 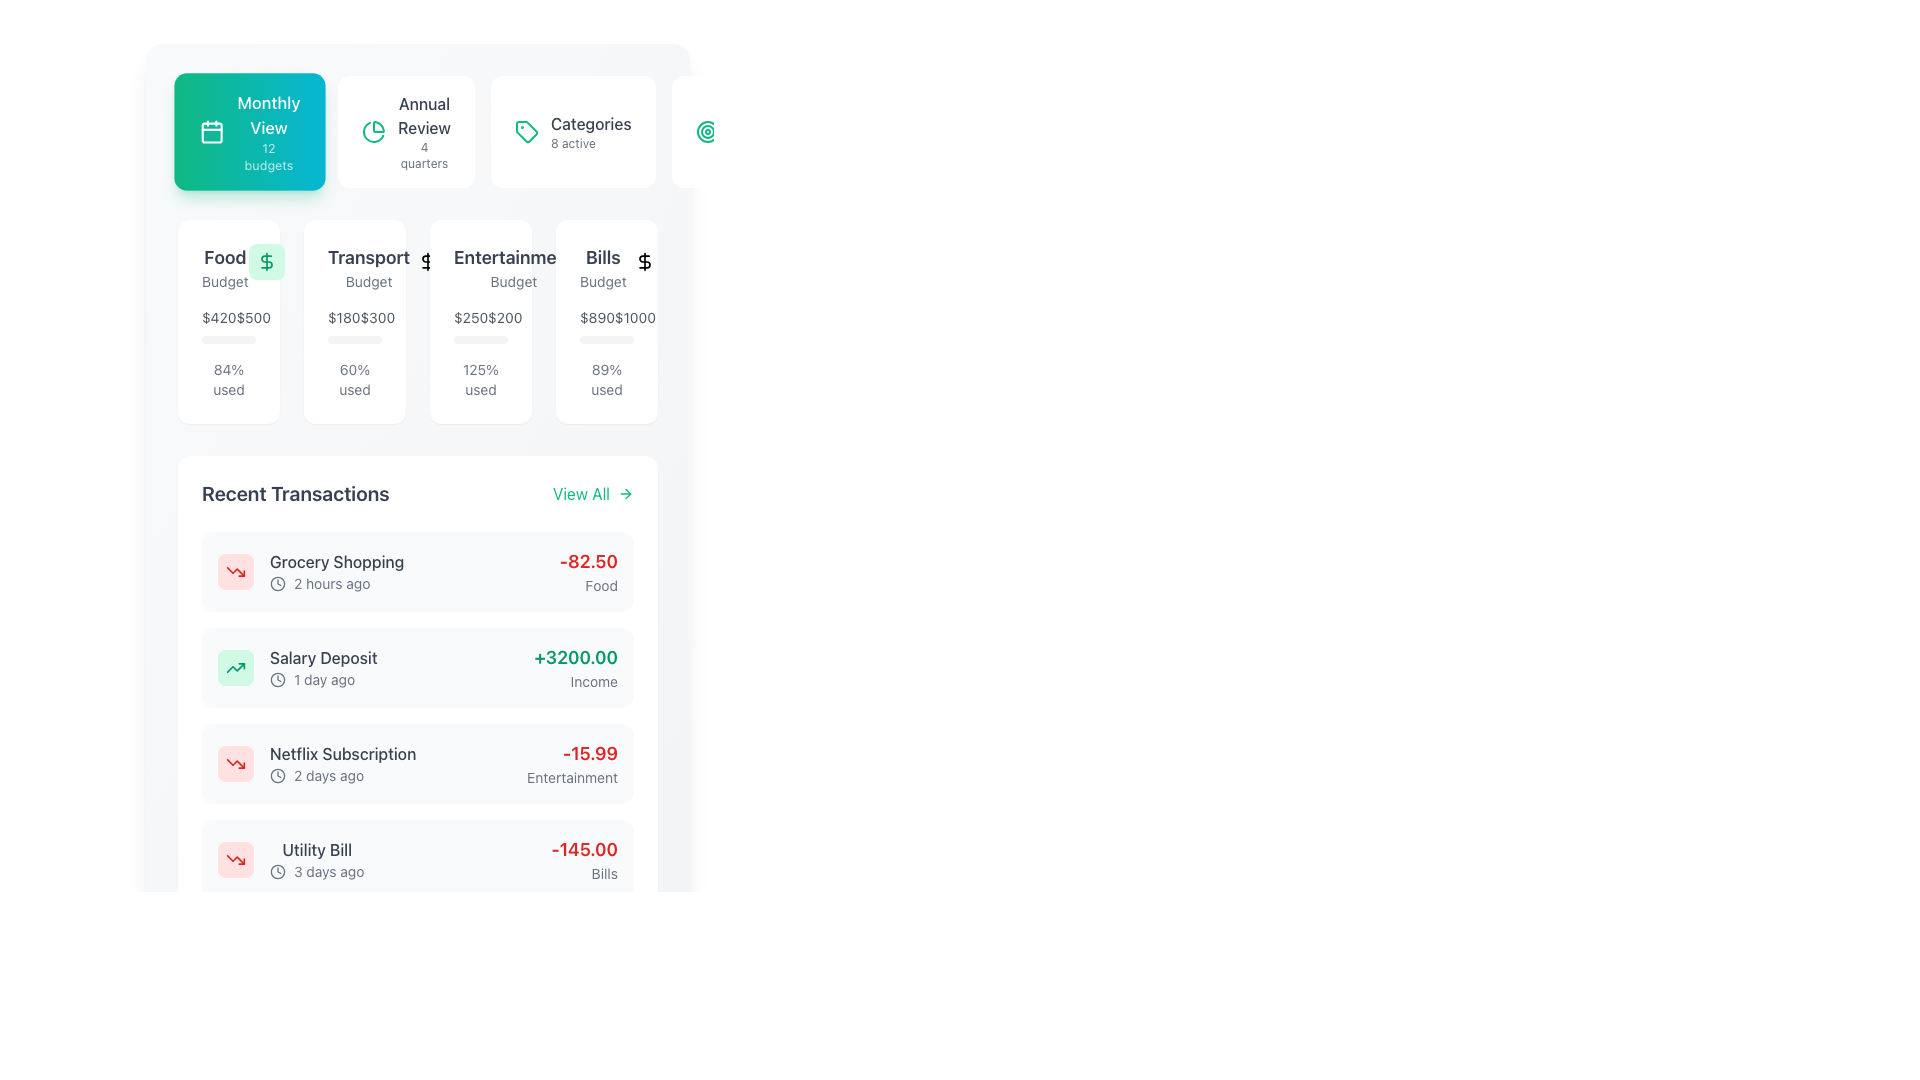 What do you see at coordinates (252, 316) in the screenshot?
I see `the static text element displaying the monetary value in the 'Food' budget card, located to the right of the text '$420'` at bounding box center [252, 316].